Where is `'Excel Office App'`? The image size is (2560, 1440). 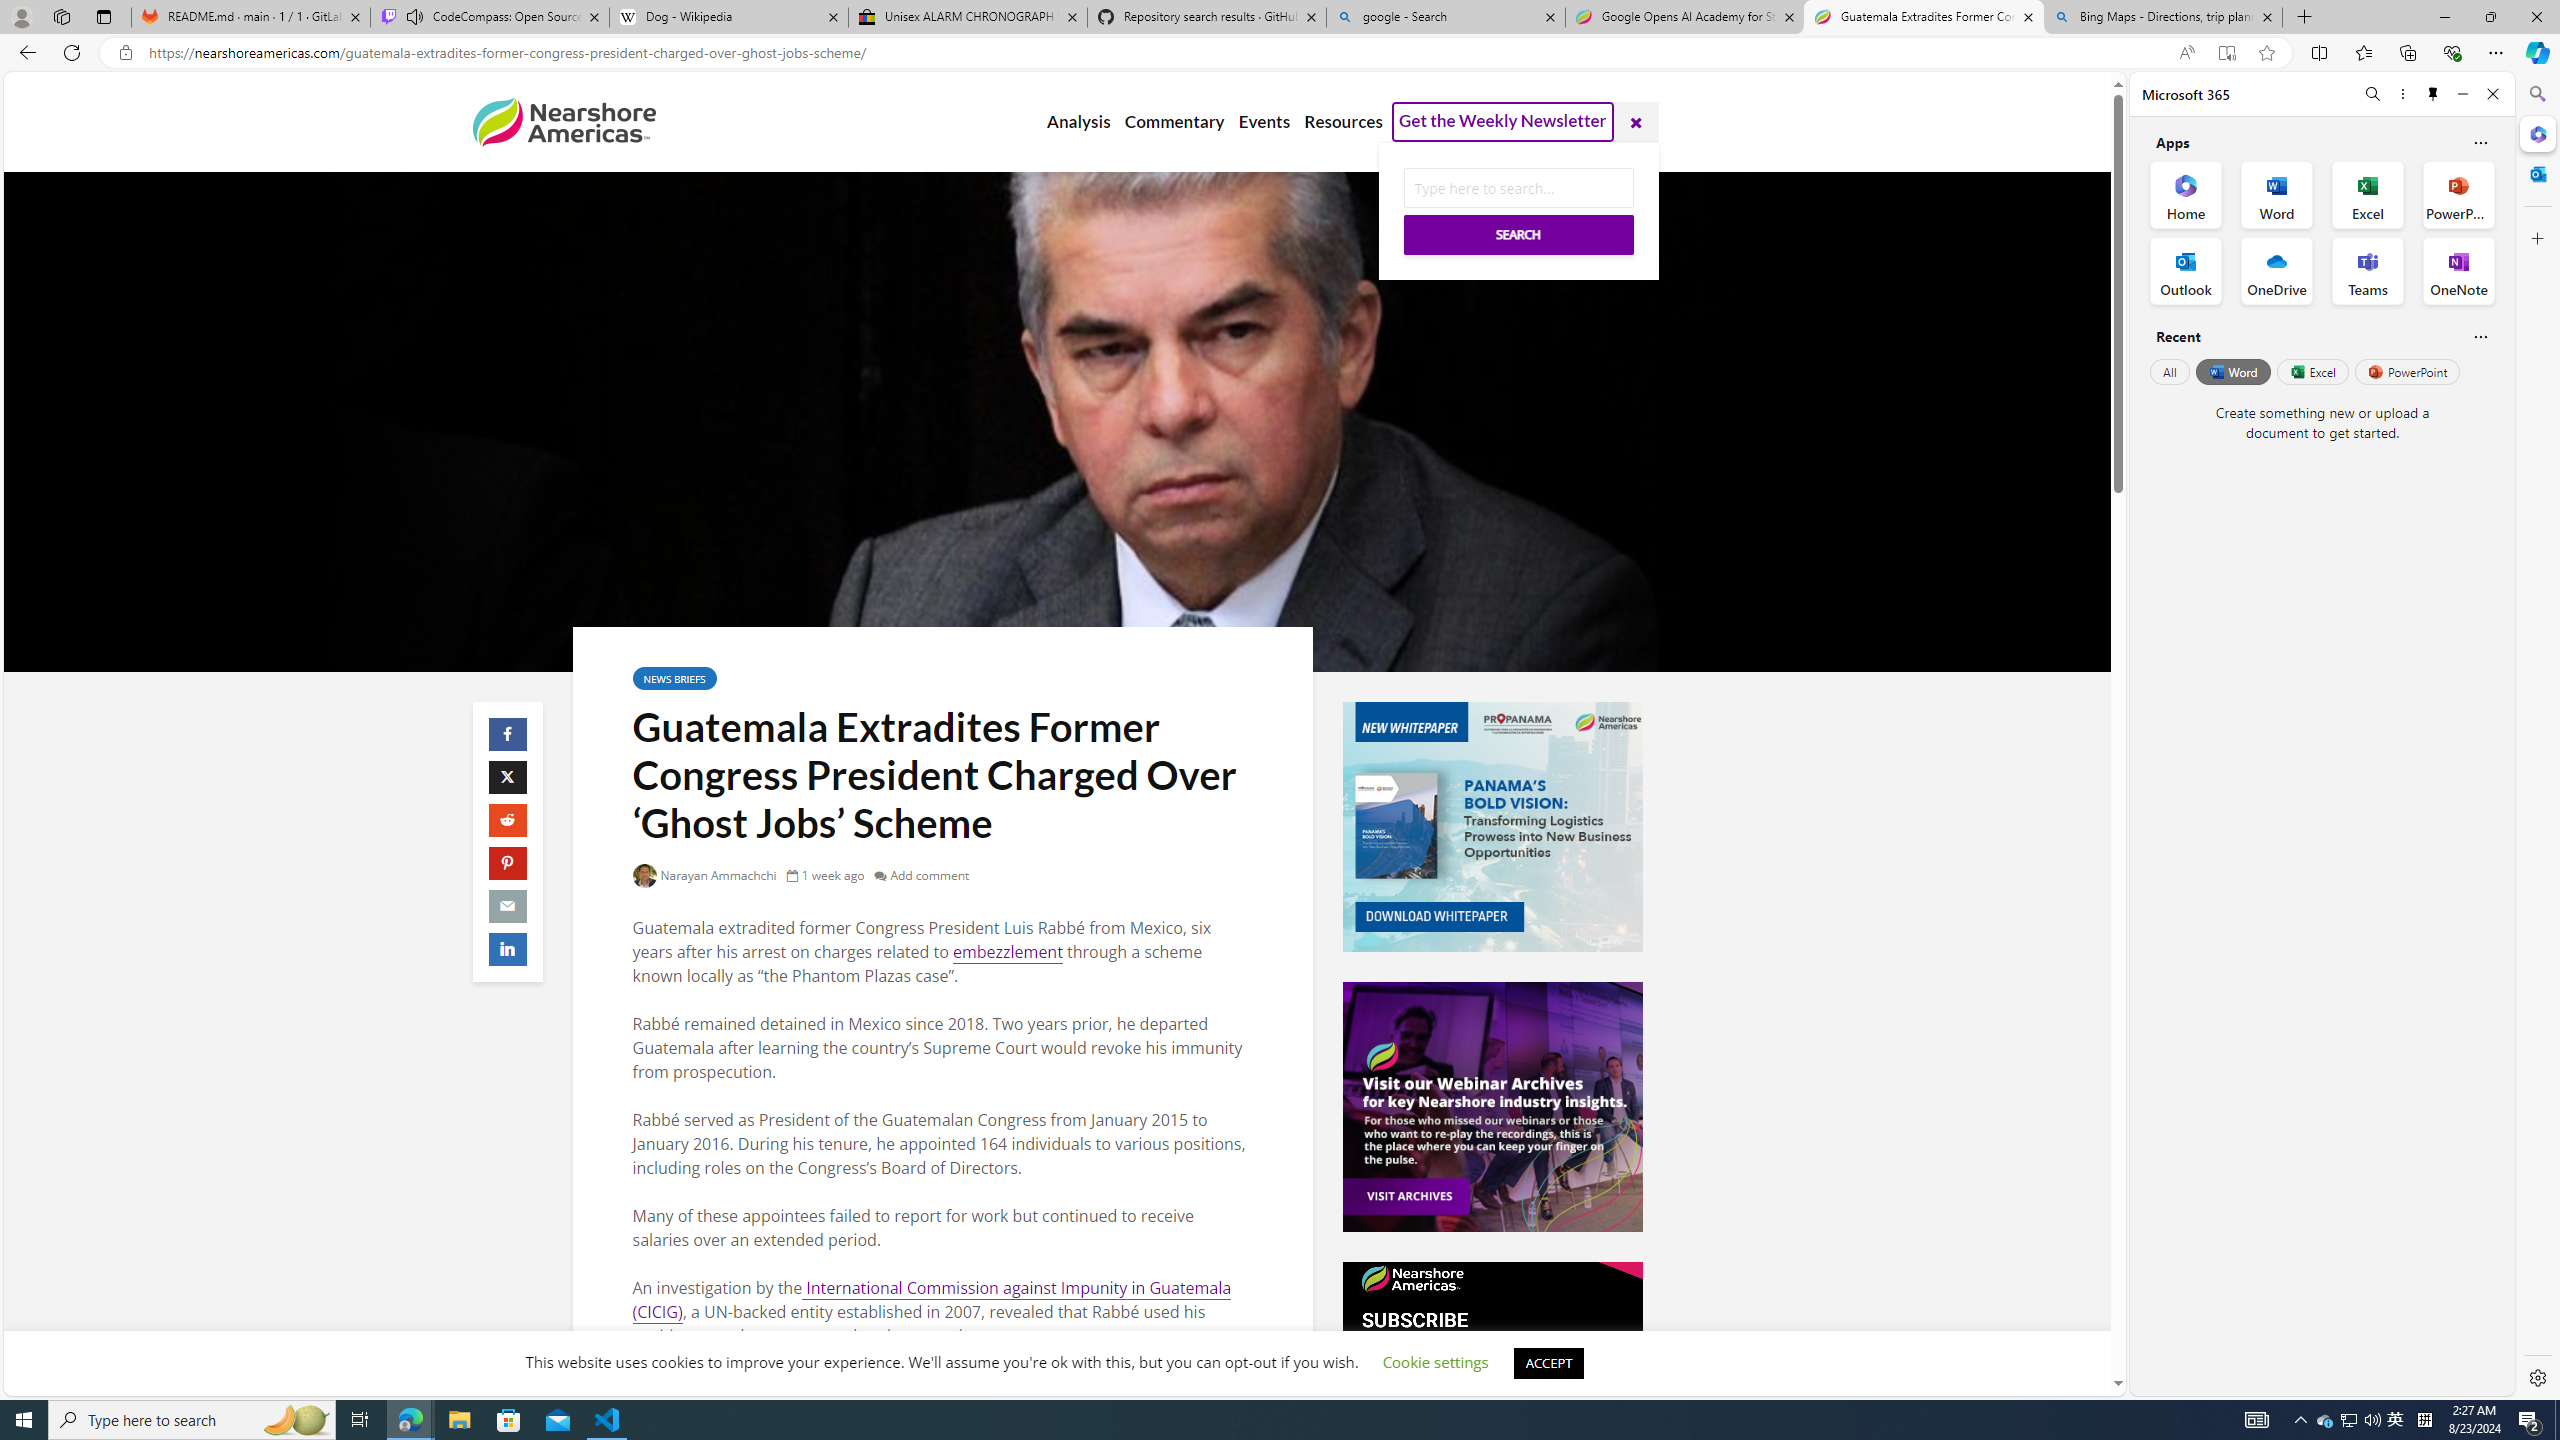 'Excel Office App' is located at coordinates (2368, 195).